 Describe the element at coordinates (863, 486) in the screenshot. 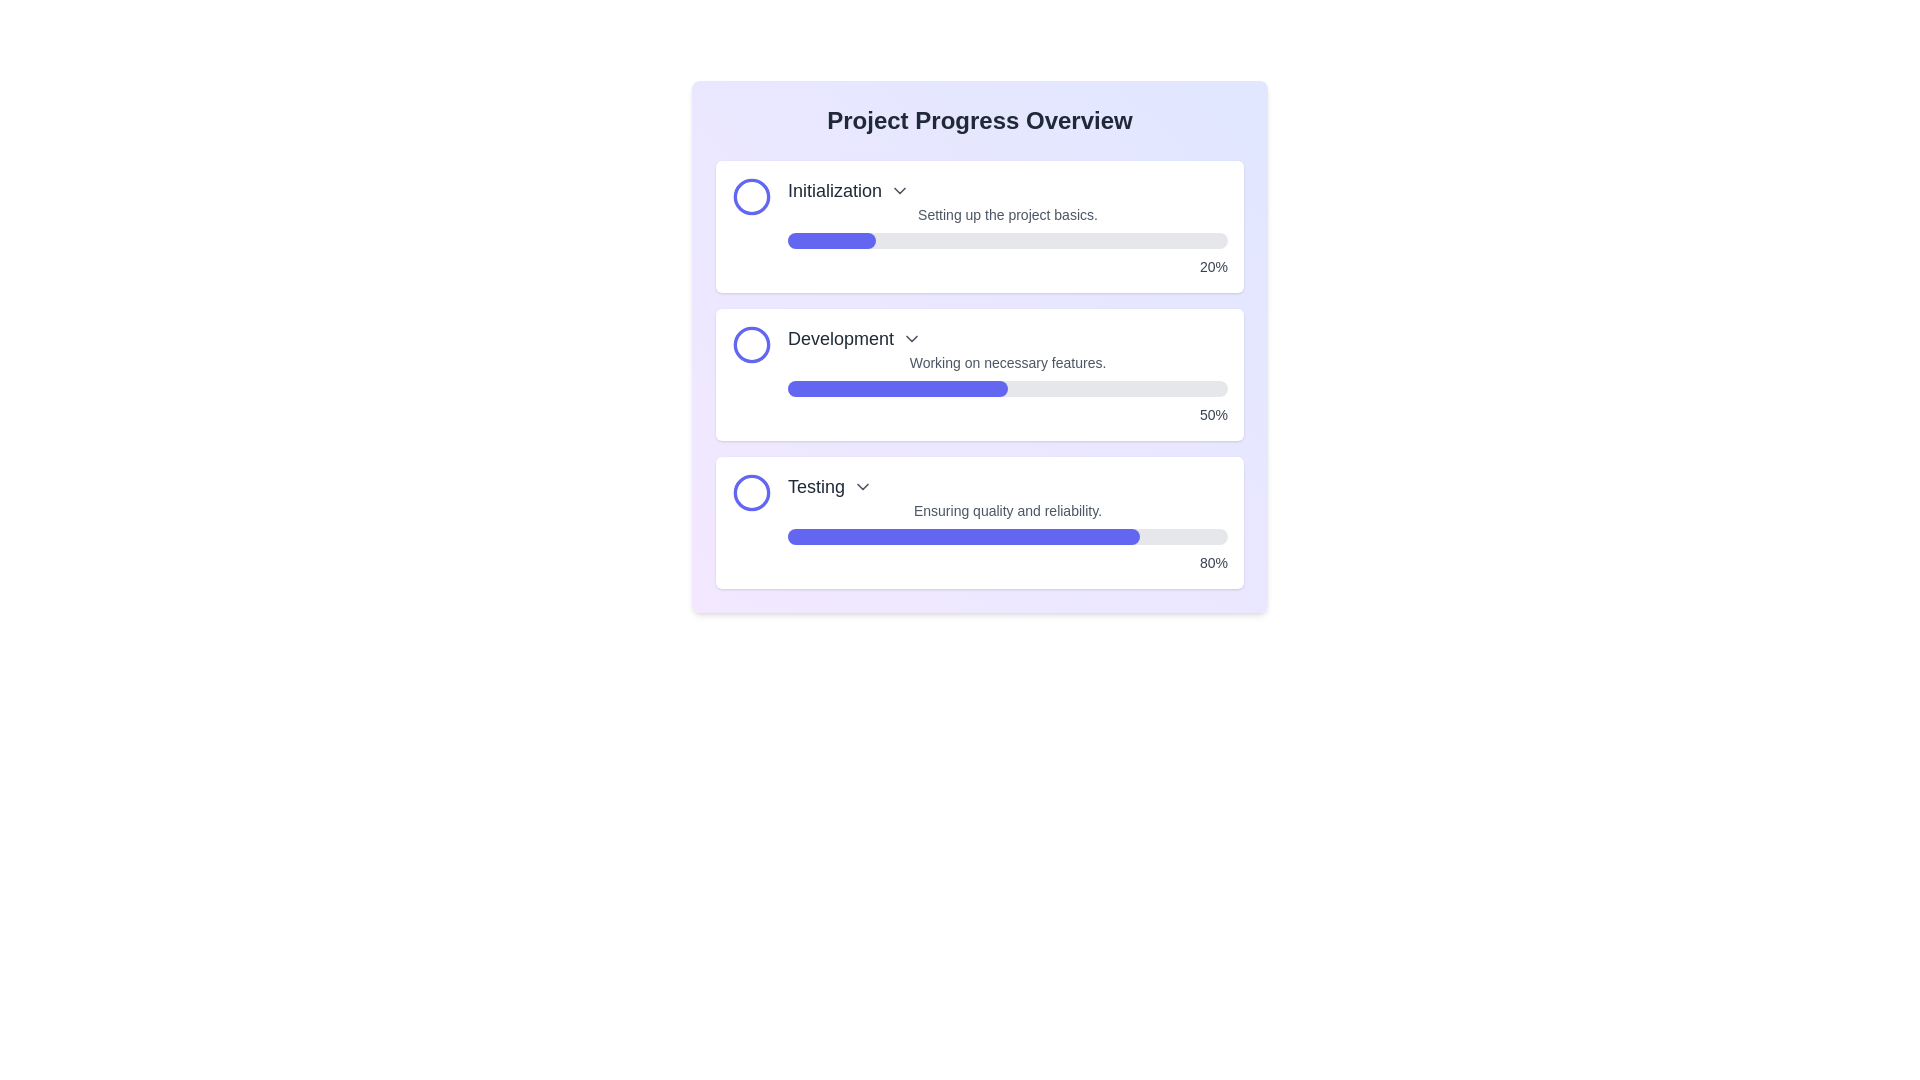

I see `the icon located next to the text 'Testing' in the 'Testing' section` at that location.